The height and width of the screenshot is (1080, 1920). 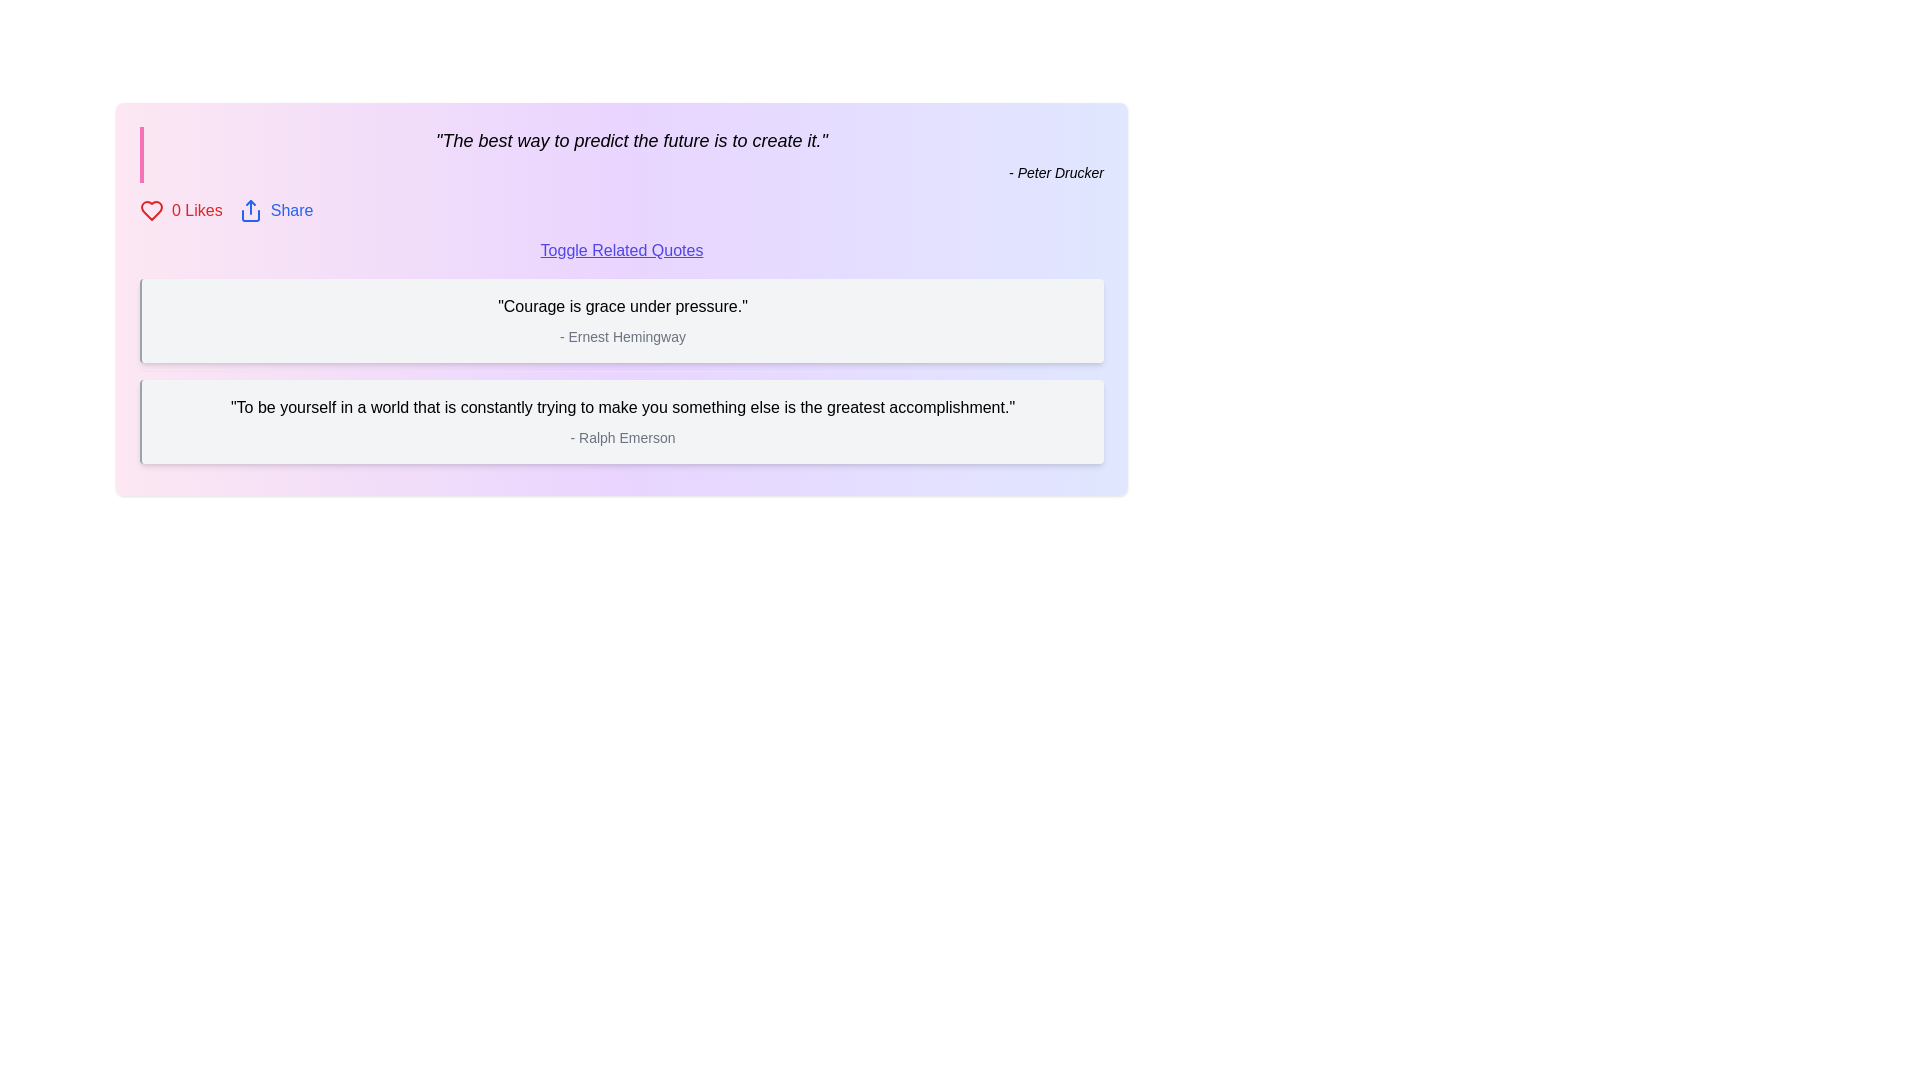 I want to click on the first quote block underneath the heading 'Toggle Related Quotes', which has a light gray background and contains a bold quote followed by an author attribution, so click(x=621, y=319).